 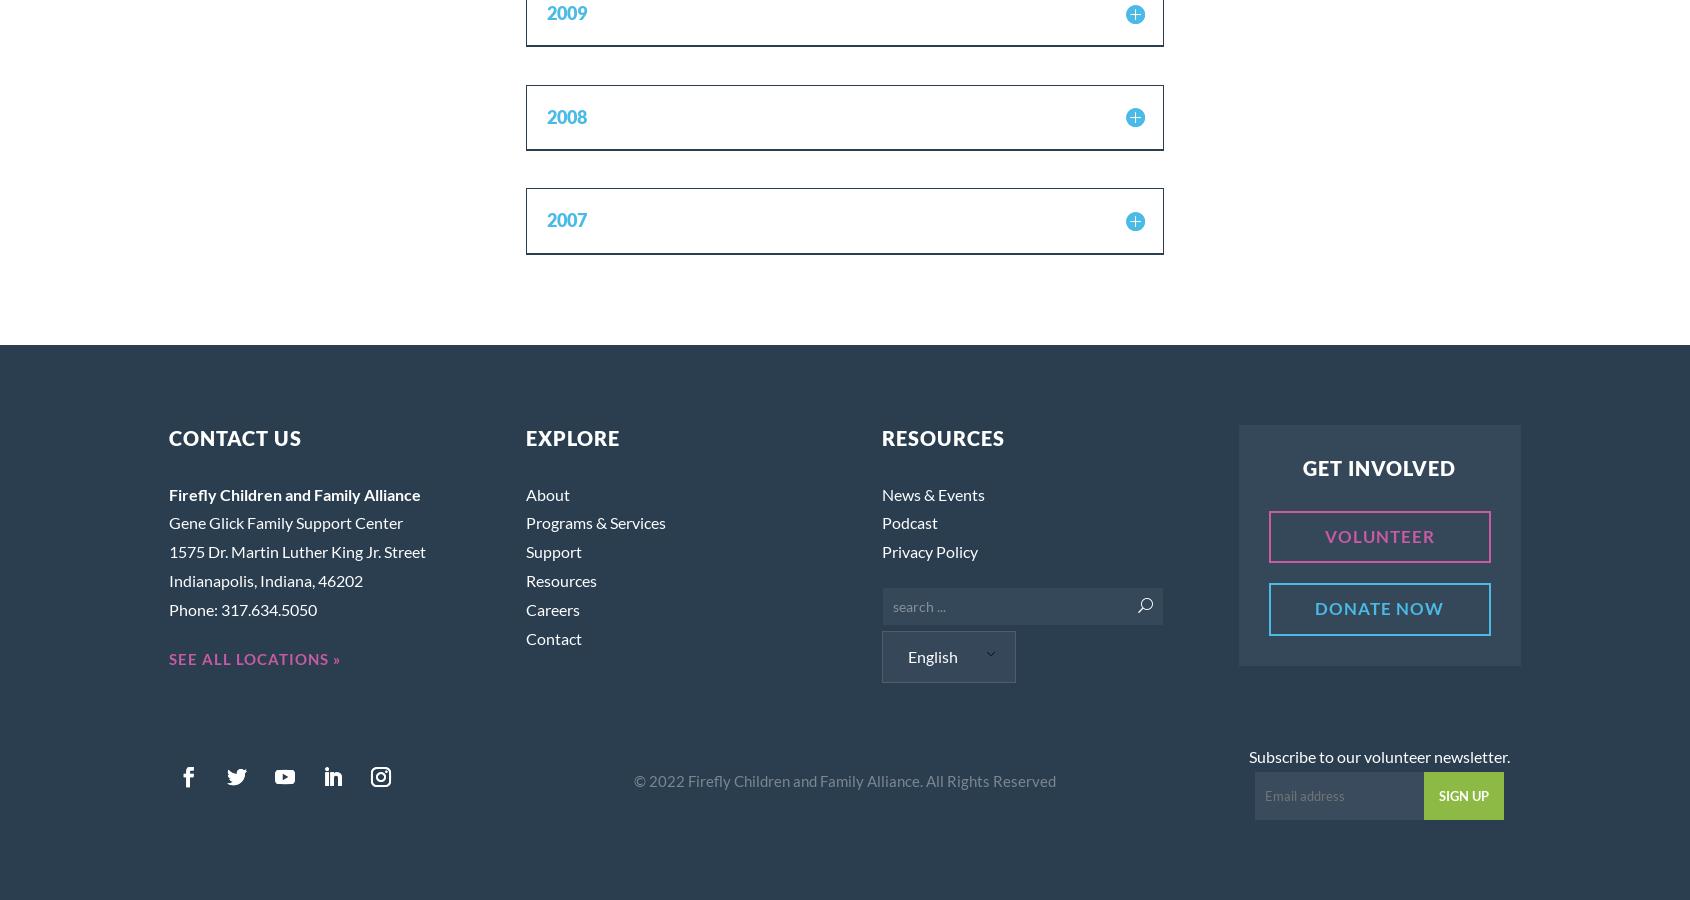 What do you see at coordinates (297, 550) in the screenshot?
I see `'1575 Dr. Martin Luther King Jr. Street'` at bounding box center [297, 550].